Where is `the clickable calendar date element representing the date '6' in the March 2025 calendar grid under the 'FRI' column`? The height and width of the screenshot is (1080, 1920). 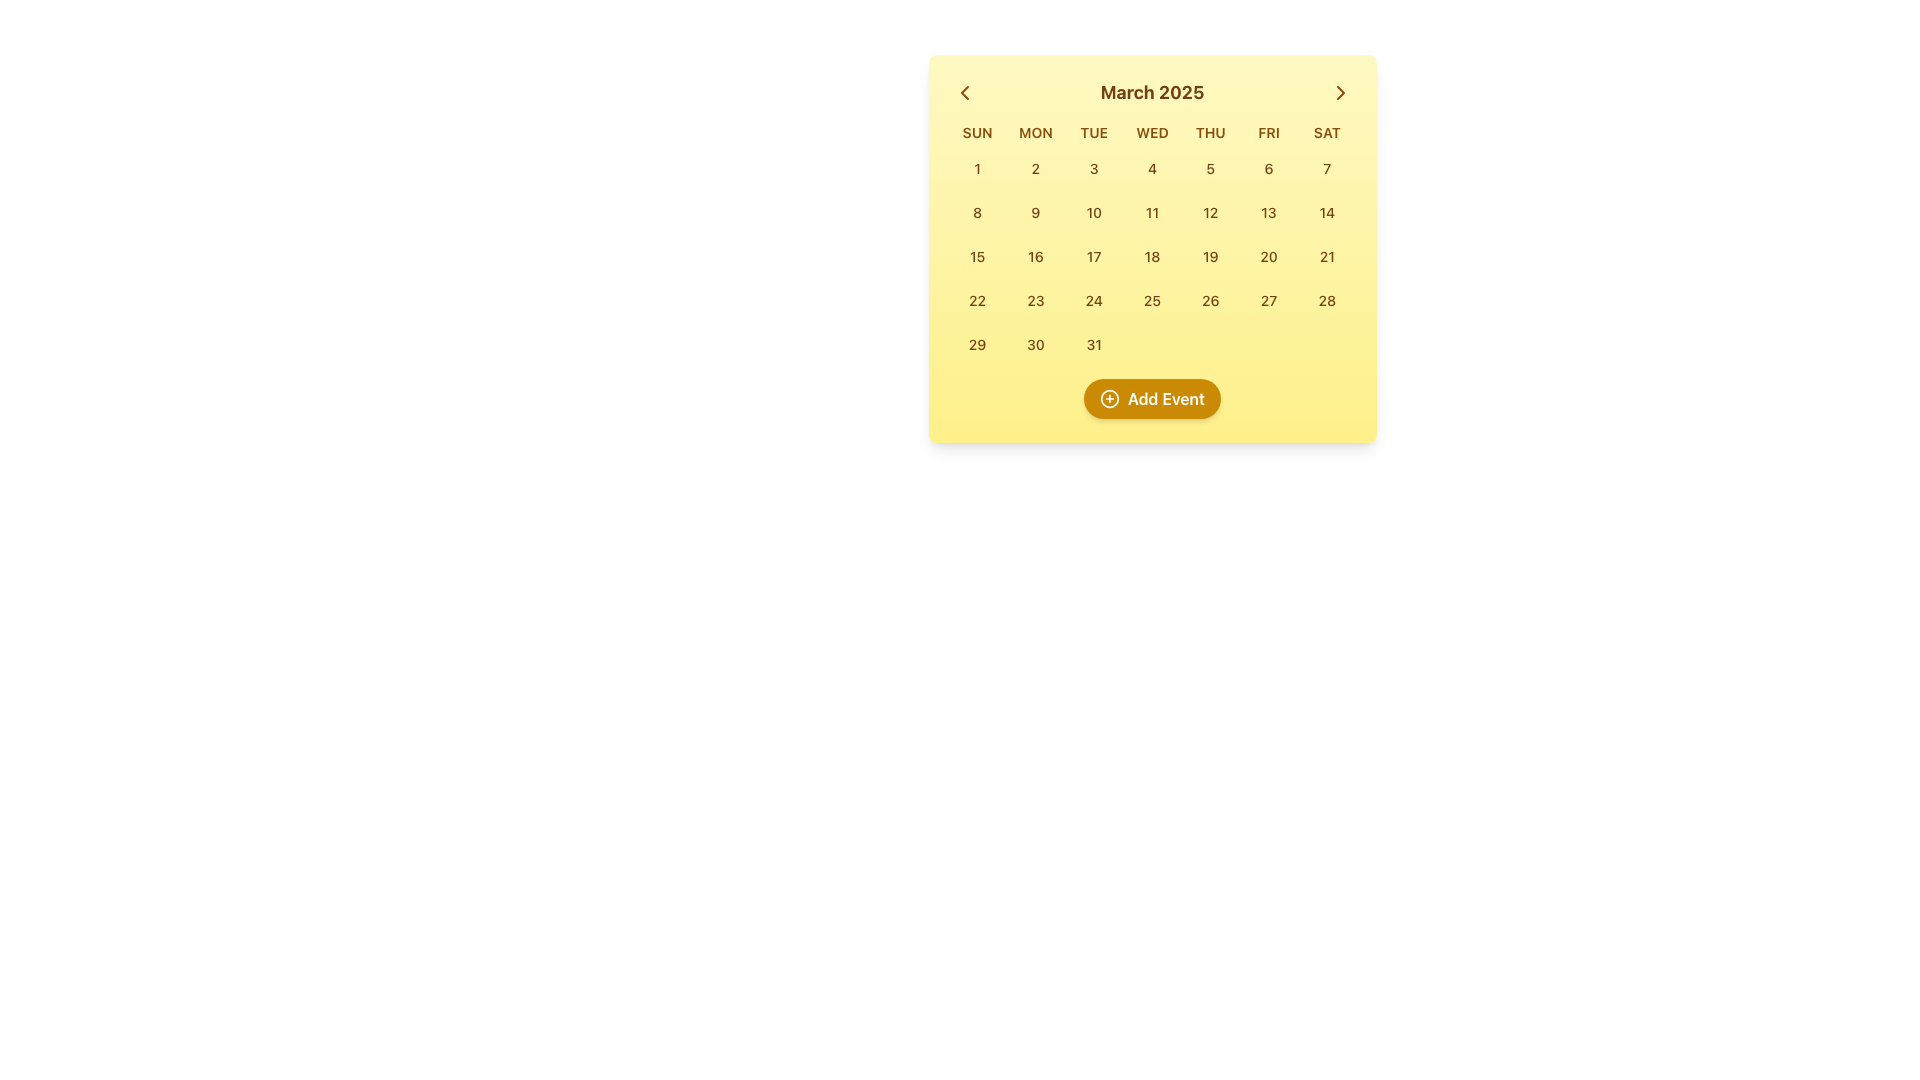 the clickable calendar date element representing the date '6' in the March 2025 calendar grid under the 'FRI' column is located at coordinates (1268, 168).